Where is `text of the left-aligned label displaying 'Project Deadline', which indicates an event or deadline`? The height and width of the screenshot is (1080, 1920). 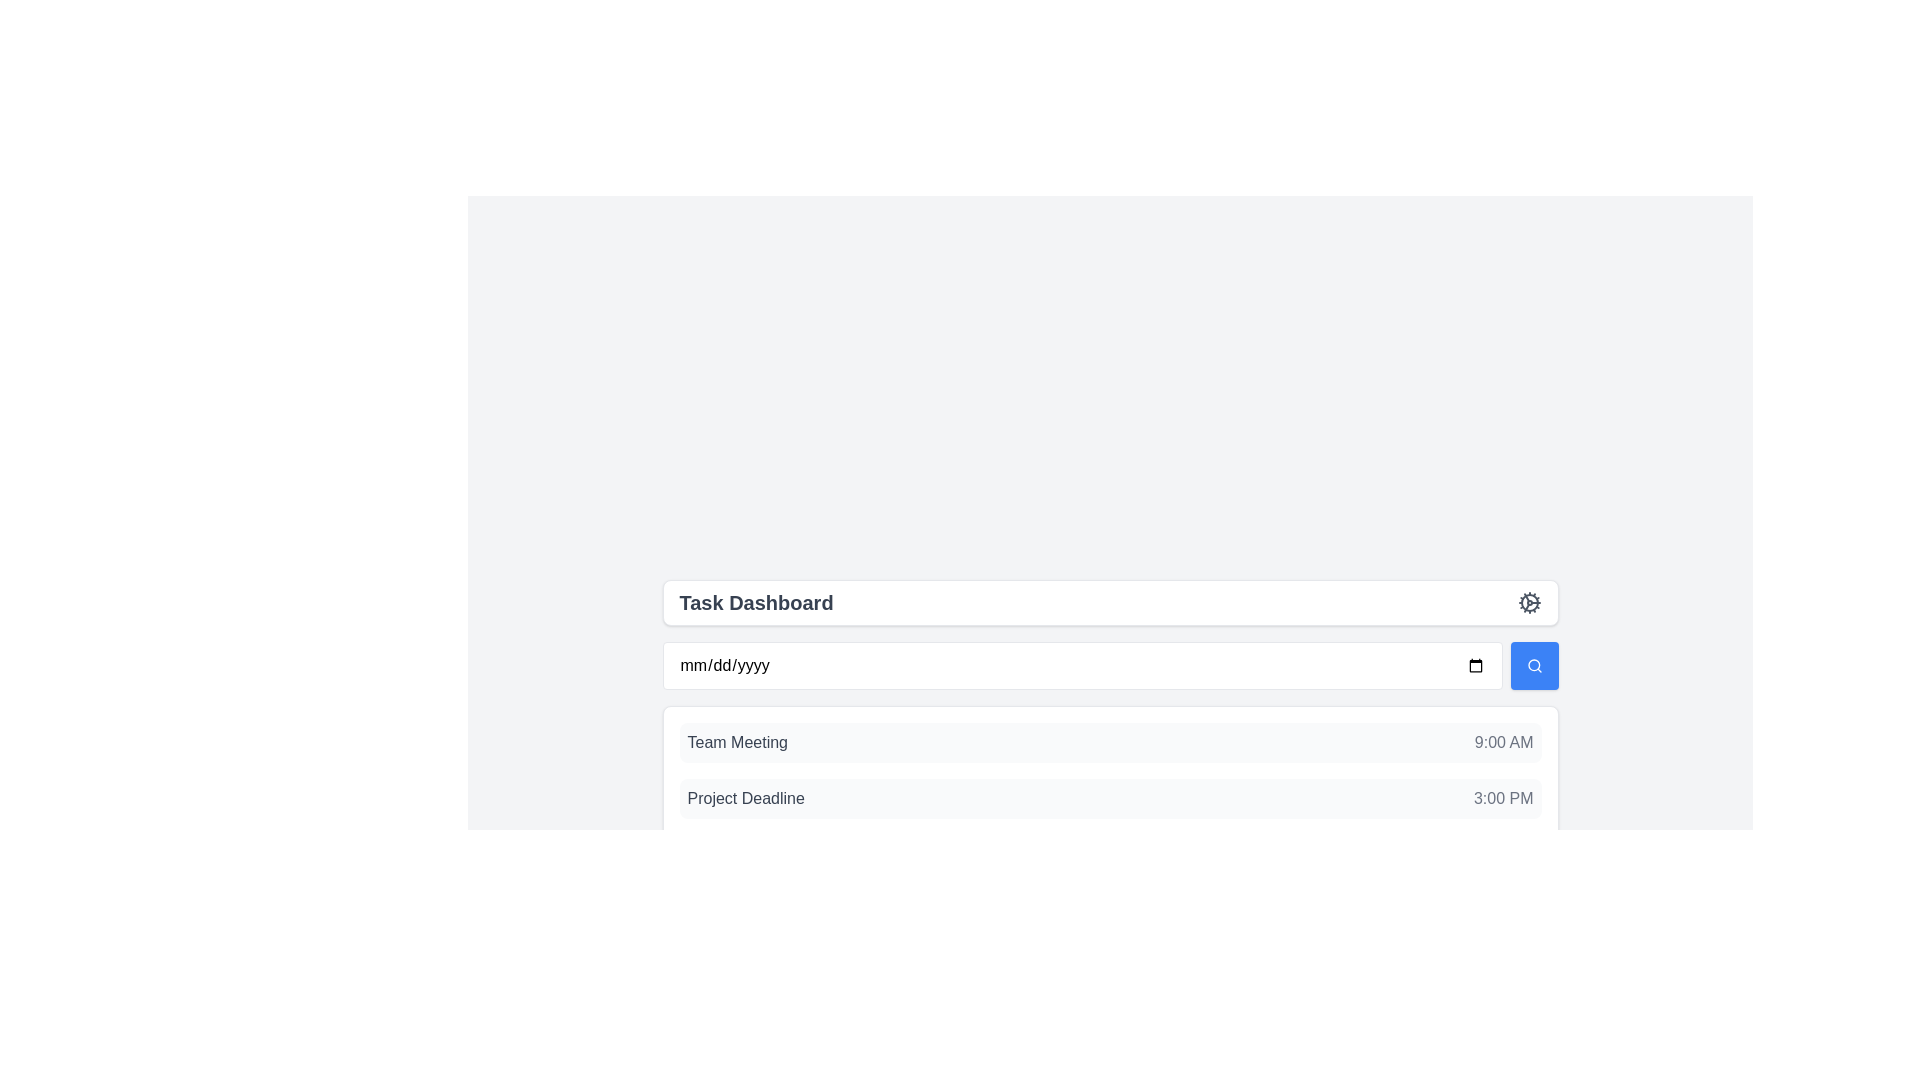
text of the left-aligned label displaying 'Project Deadline', which indicates an event or deadline is located at coordinates (745, 797).